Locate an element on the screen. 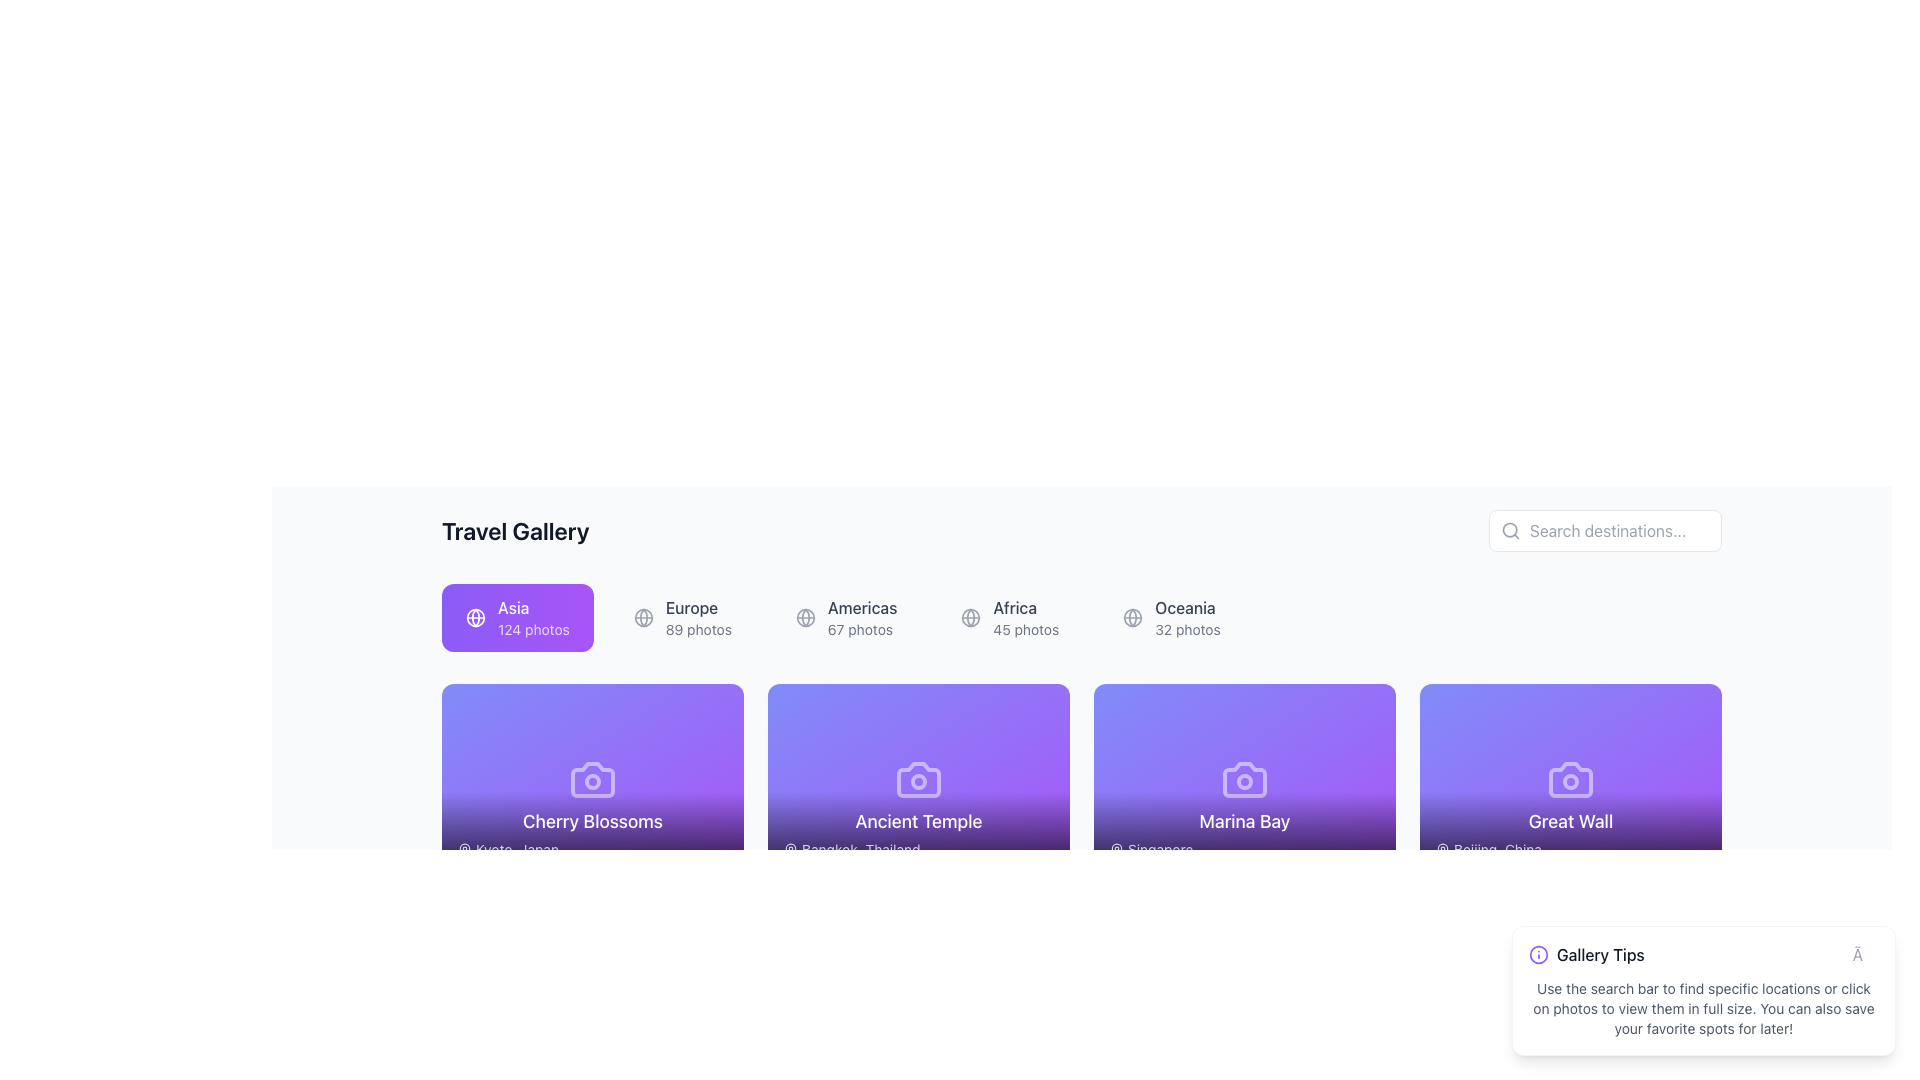  the static text label displaying '67 photos', which is positioned directly beneath the 'Americas' label in the top navigation section is located at coordinates (862, 628).